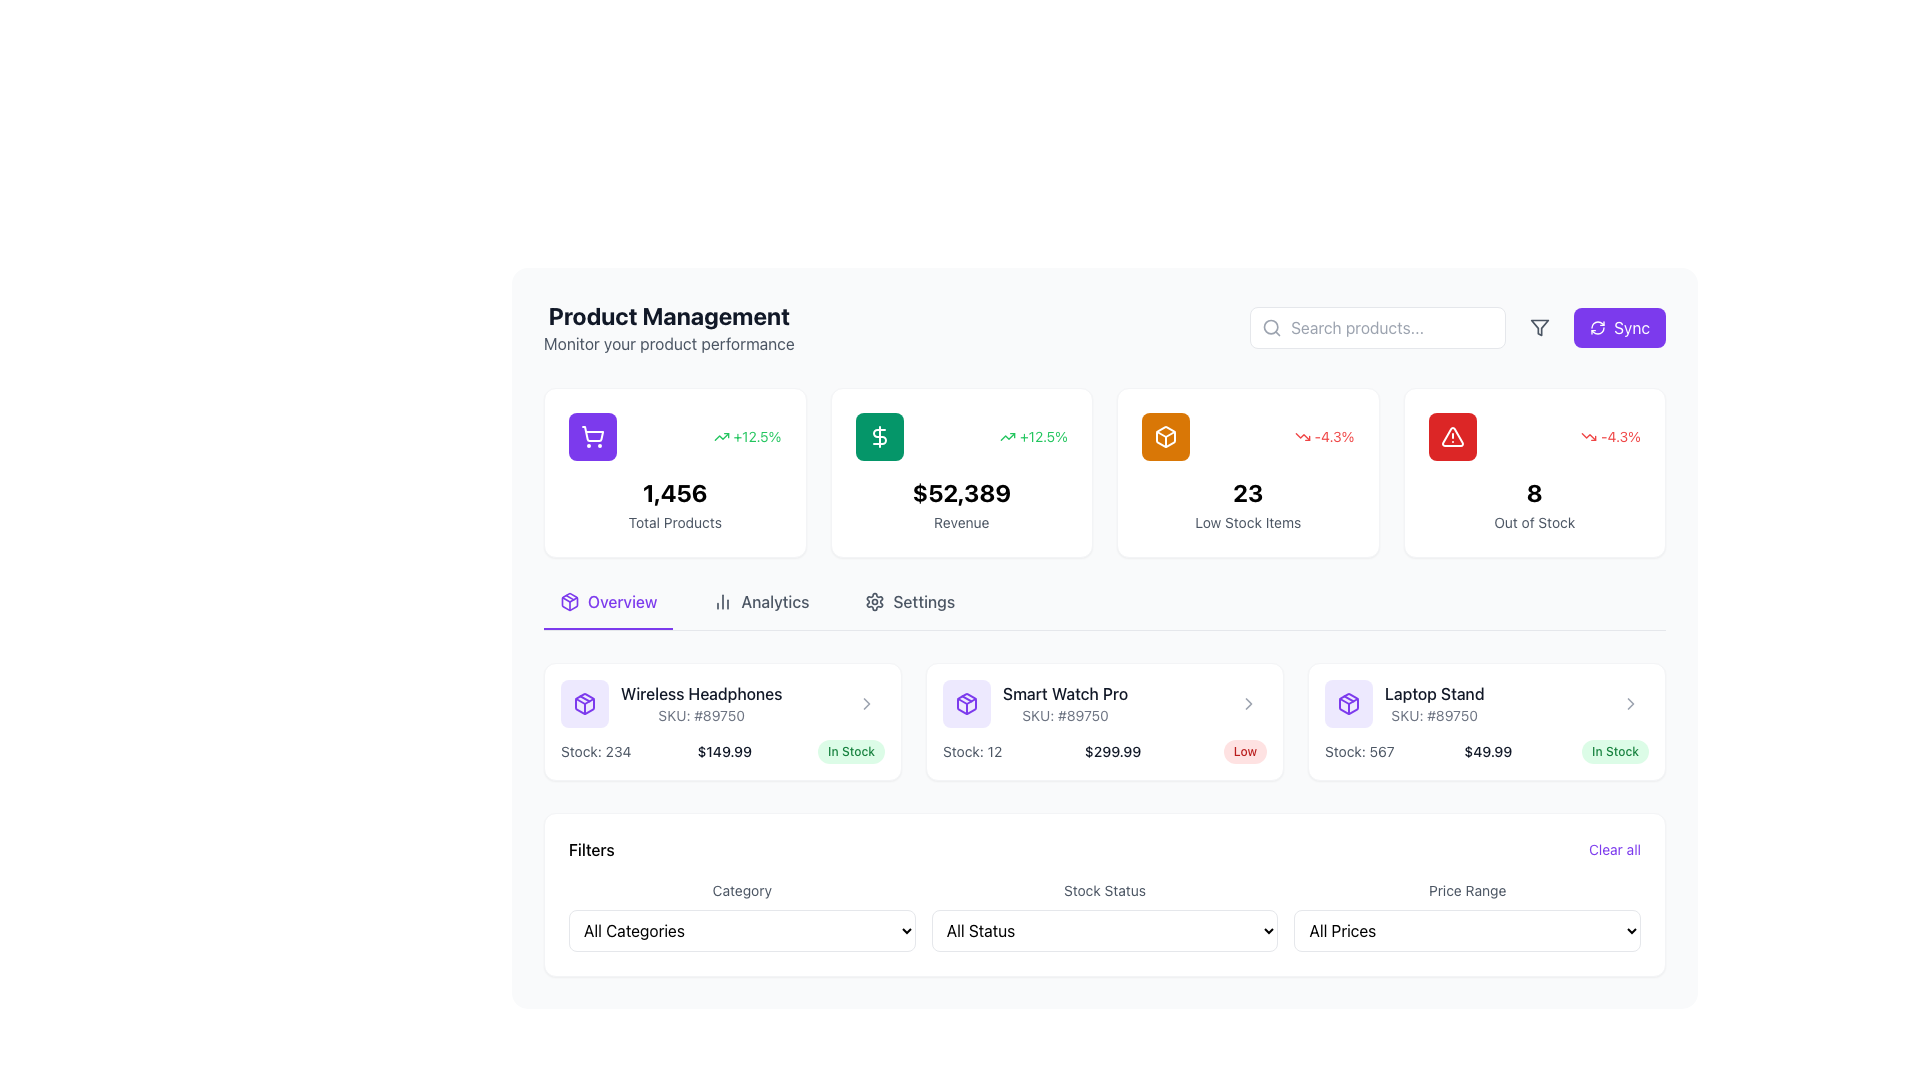  I want to click on the white box icon with a rounded outline, which is positioned on an orange background and is part of the 'Low Stock Items' tile displaying the number 23, so click(1166, 435).